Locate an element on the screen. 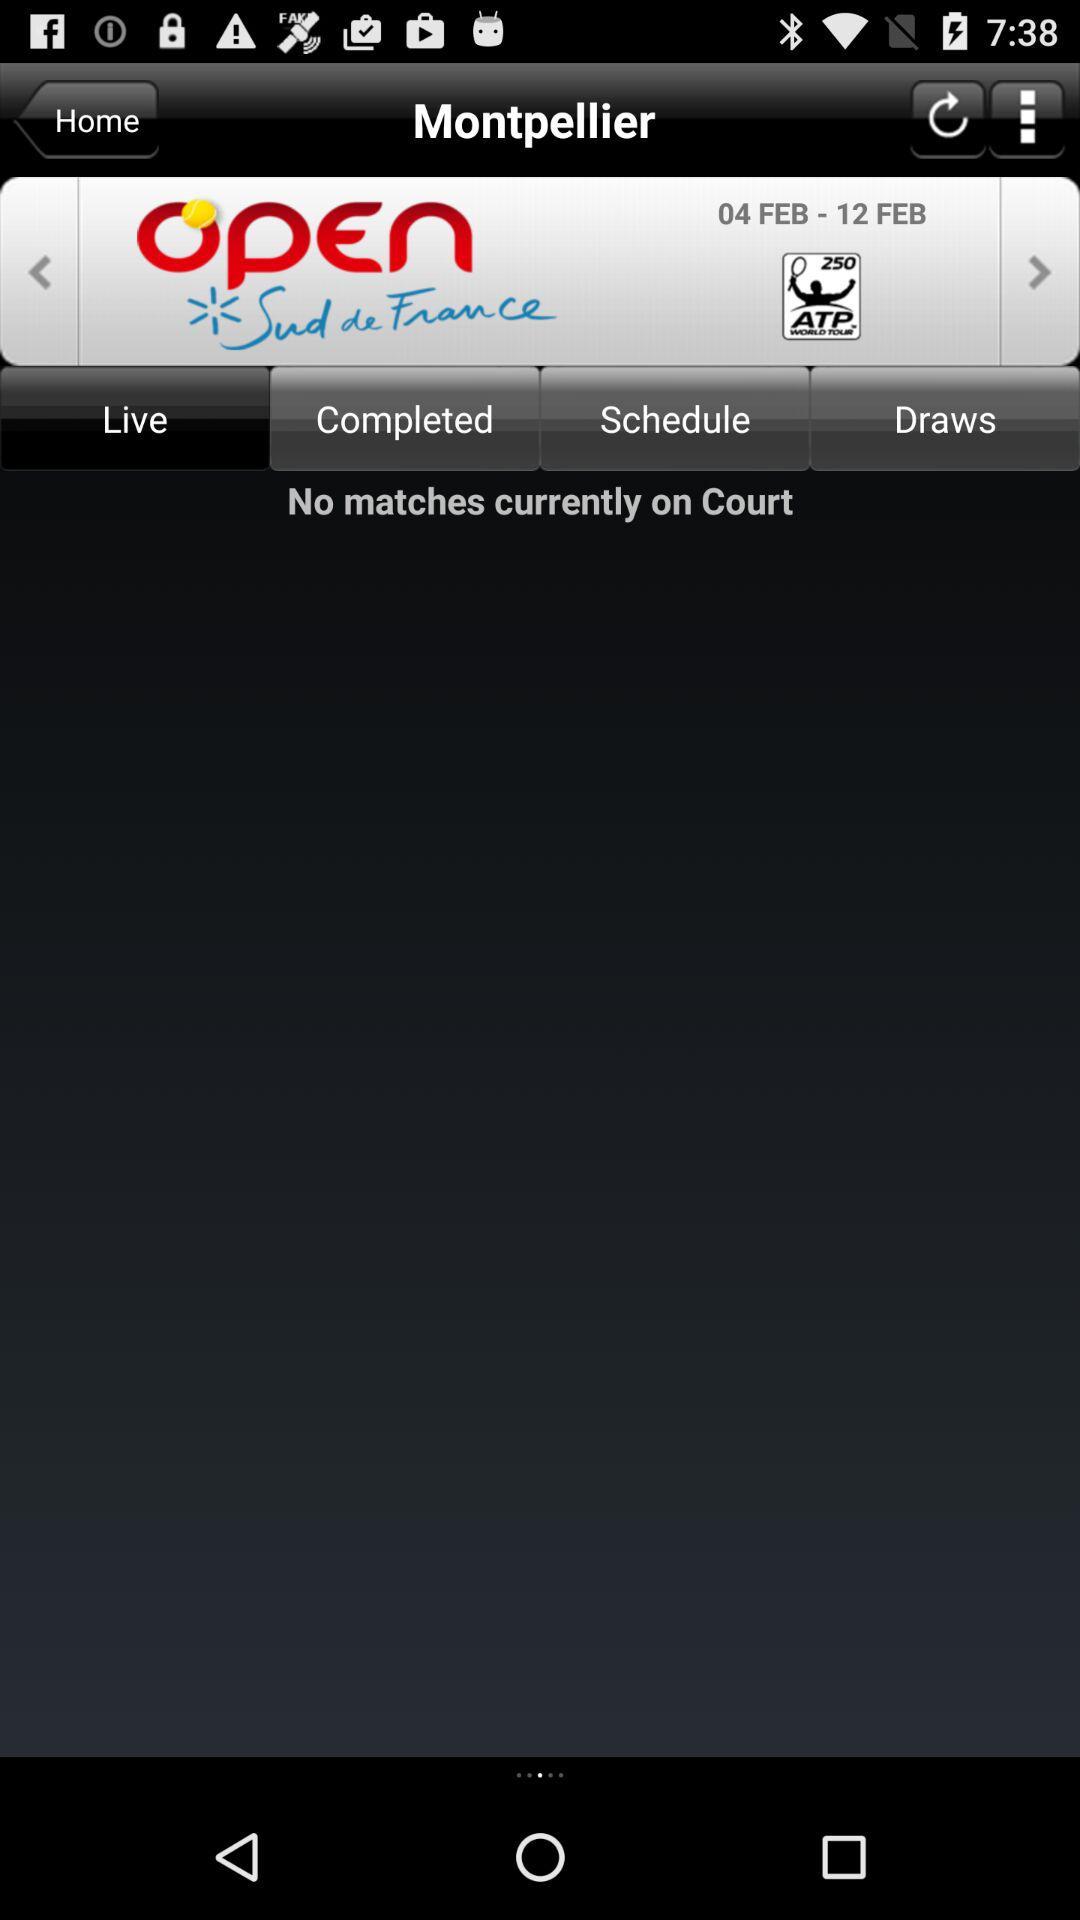 Image resolution: width=1080 pixels, height=1920 pixels. the home button left to montpellier is located at coordinates (85, 118).